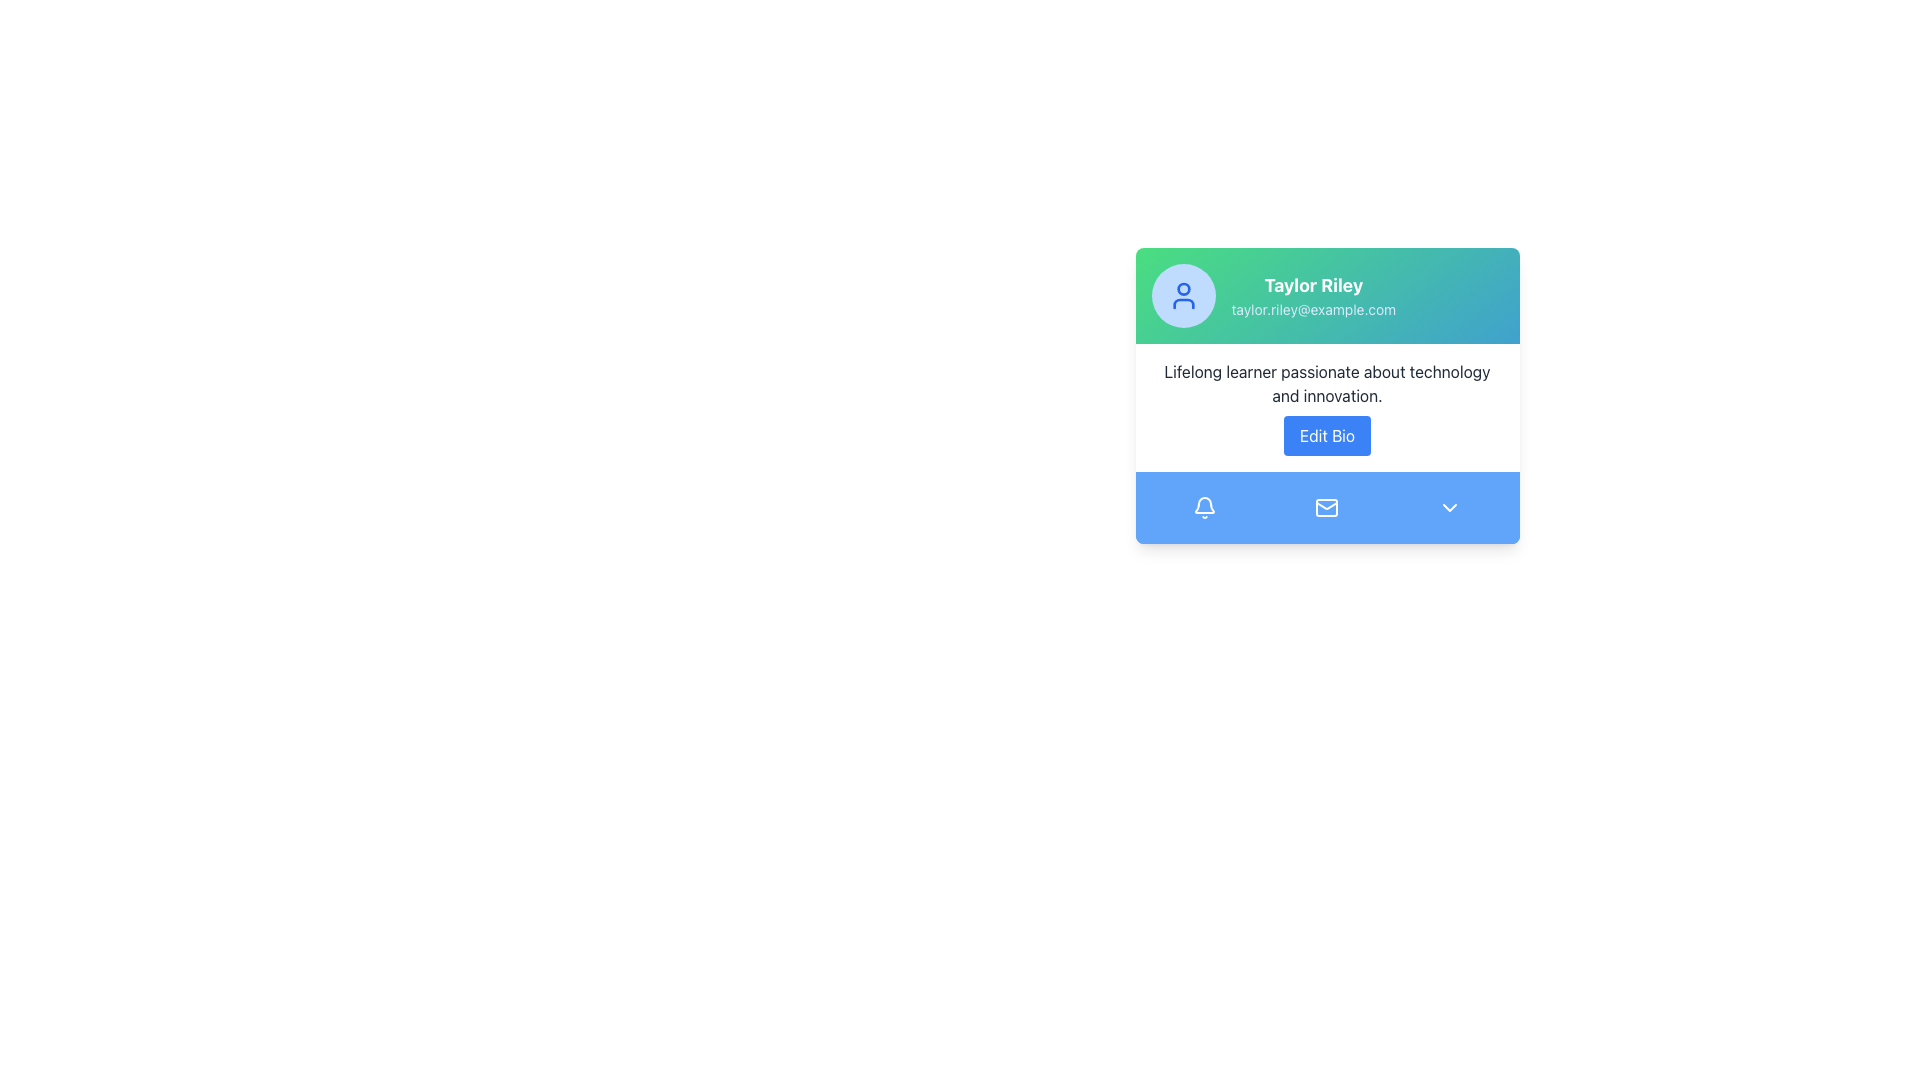  Describe the element at coordinates (1327, 507) in the screenshot. I see `the icon button located at the bottom of the card interface, which is centered horizontally and positioned between a notification bell icon and a dropdown arrow icon` at that location.